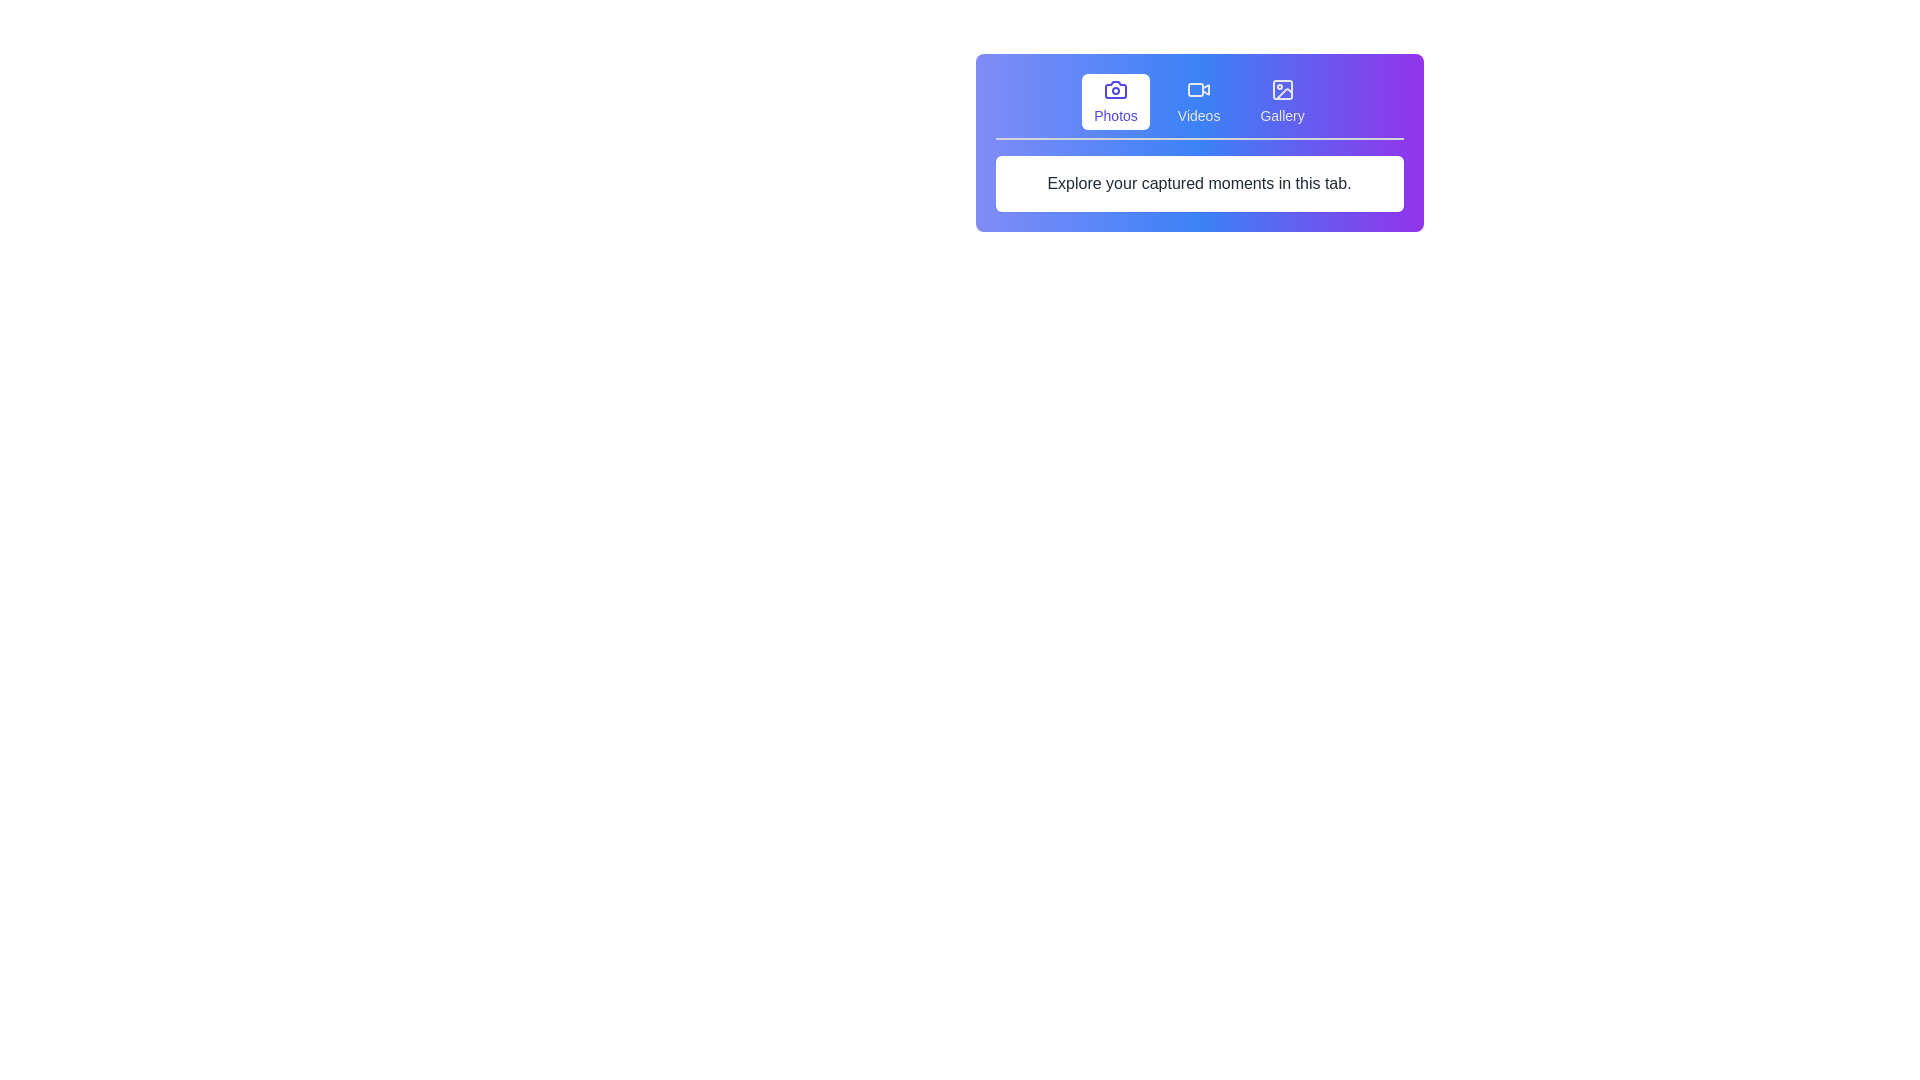  I want to click on the camera icon located at the center of the 'Photos' button in the top horizontal navigation bar, so click(1115, 88).